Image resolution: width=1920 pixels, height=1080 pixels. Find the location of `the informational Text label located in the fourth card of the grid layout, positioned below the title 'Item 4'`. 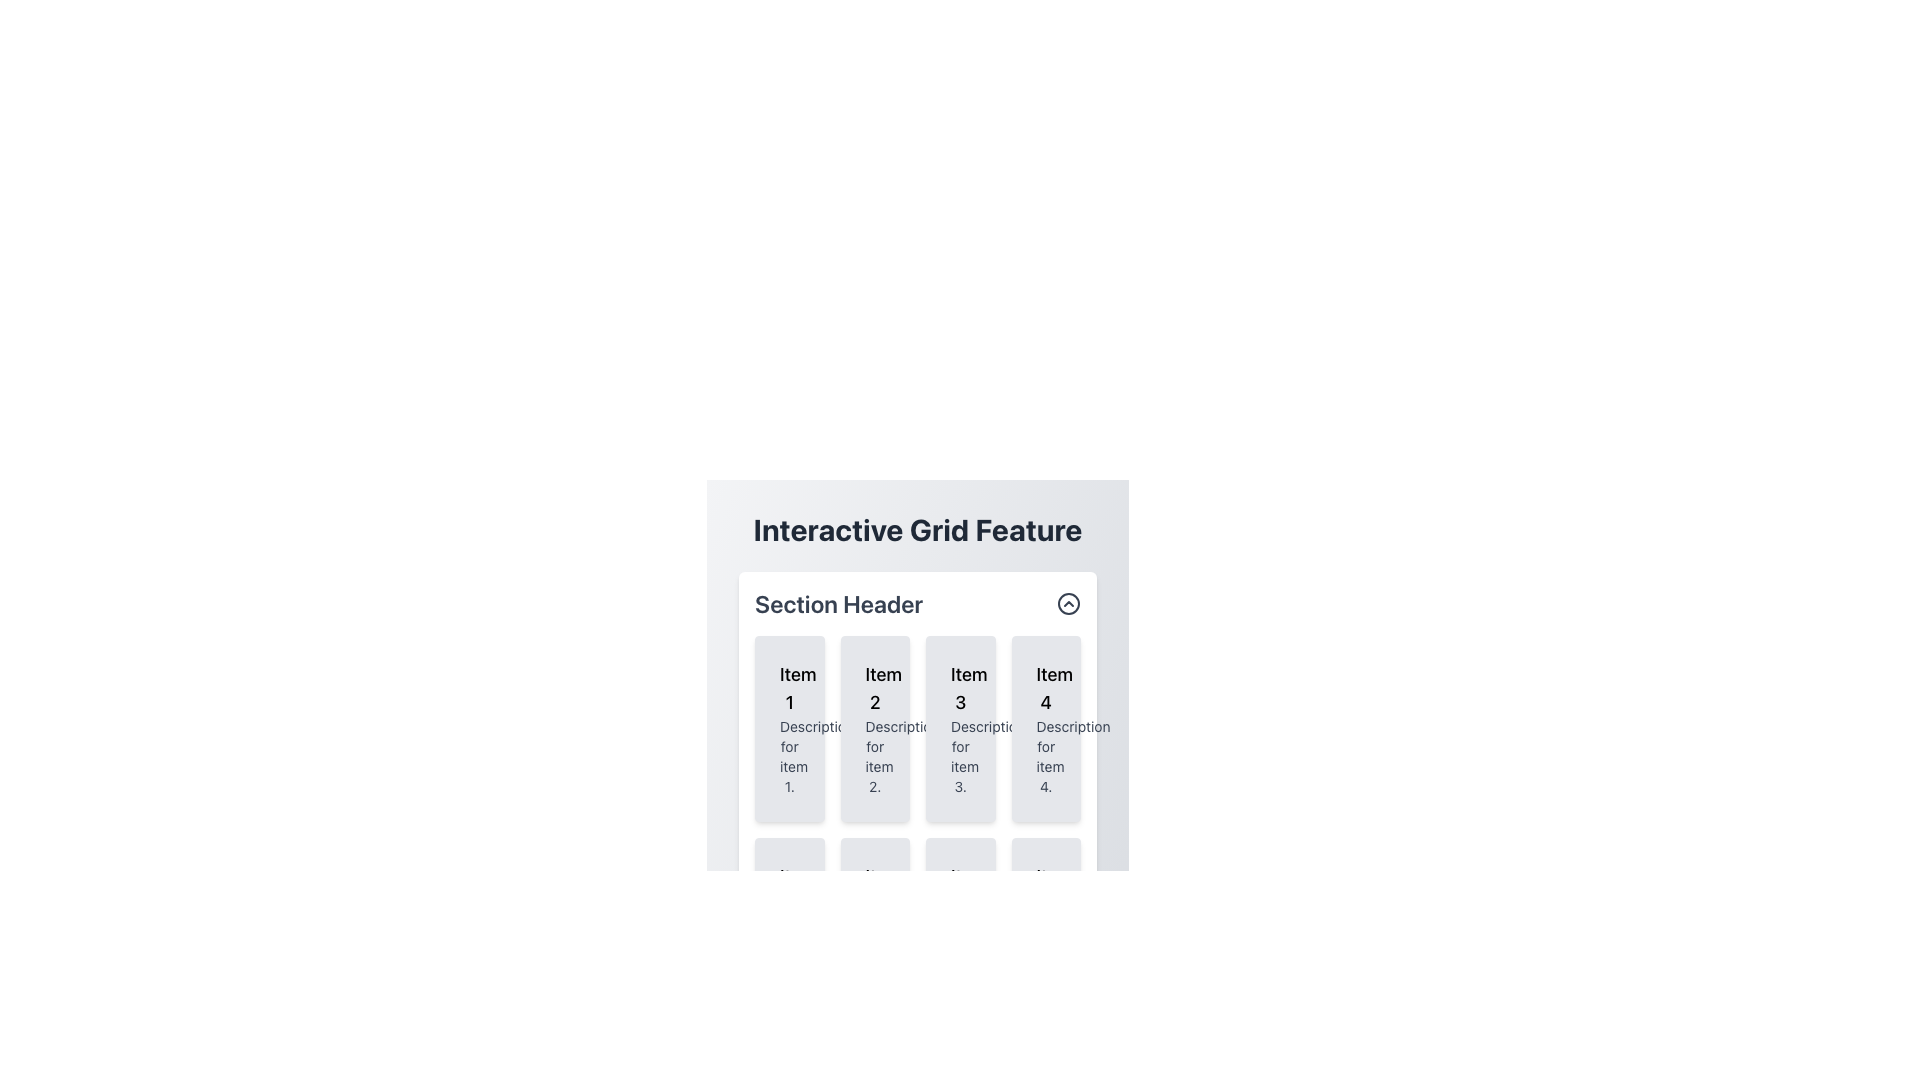

the informational Text label located in the fourth card of the grid layout, positioned below the title 'Item 4' is located at coordinates (1045, 756).